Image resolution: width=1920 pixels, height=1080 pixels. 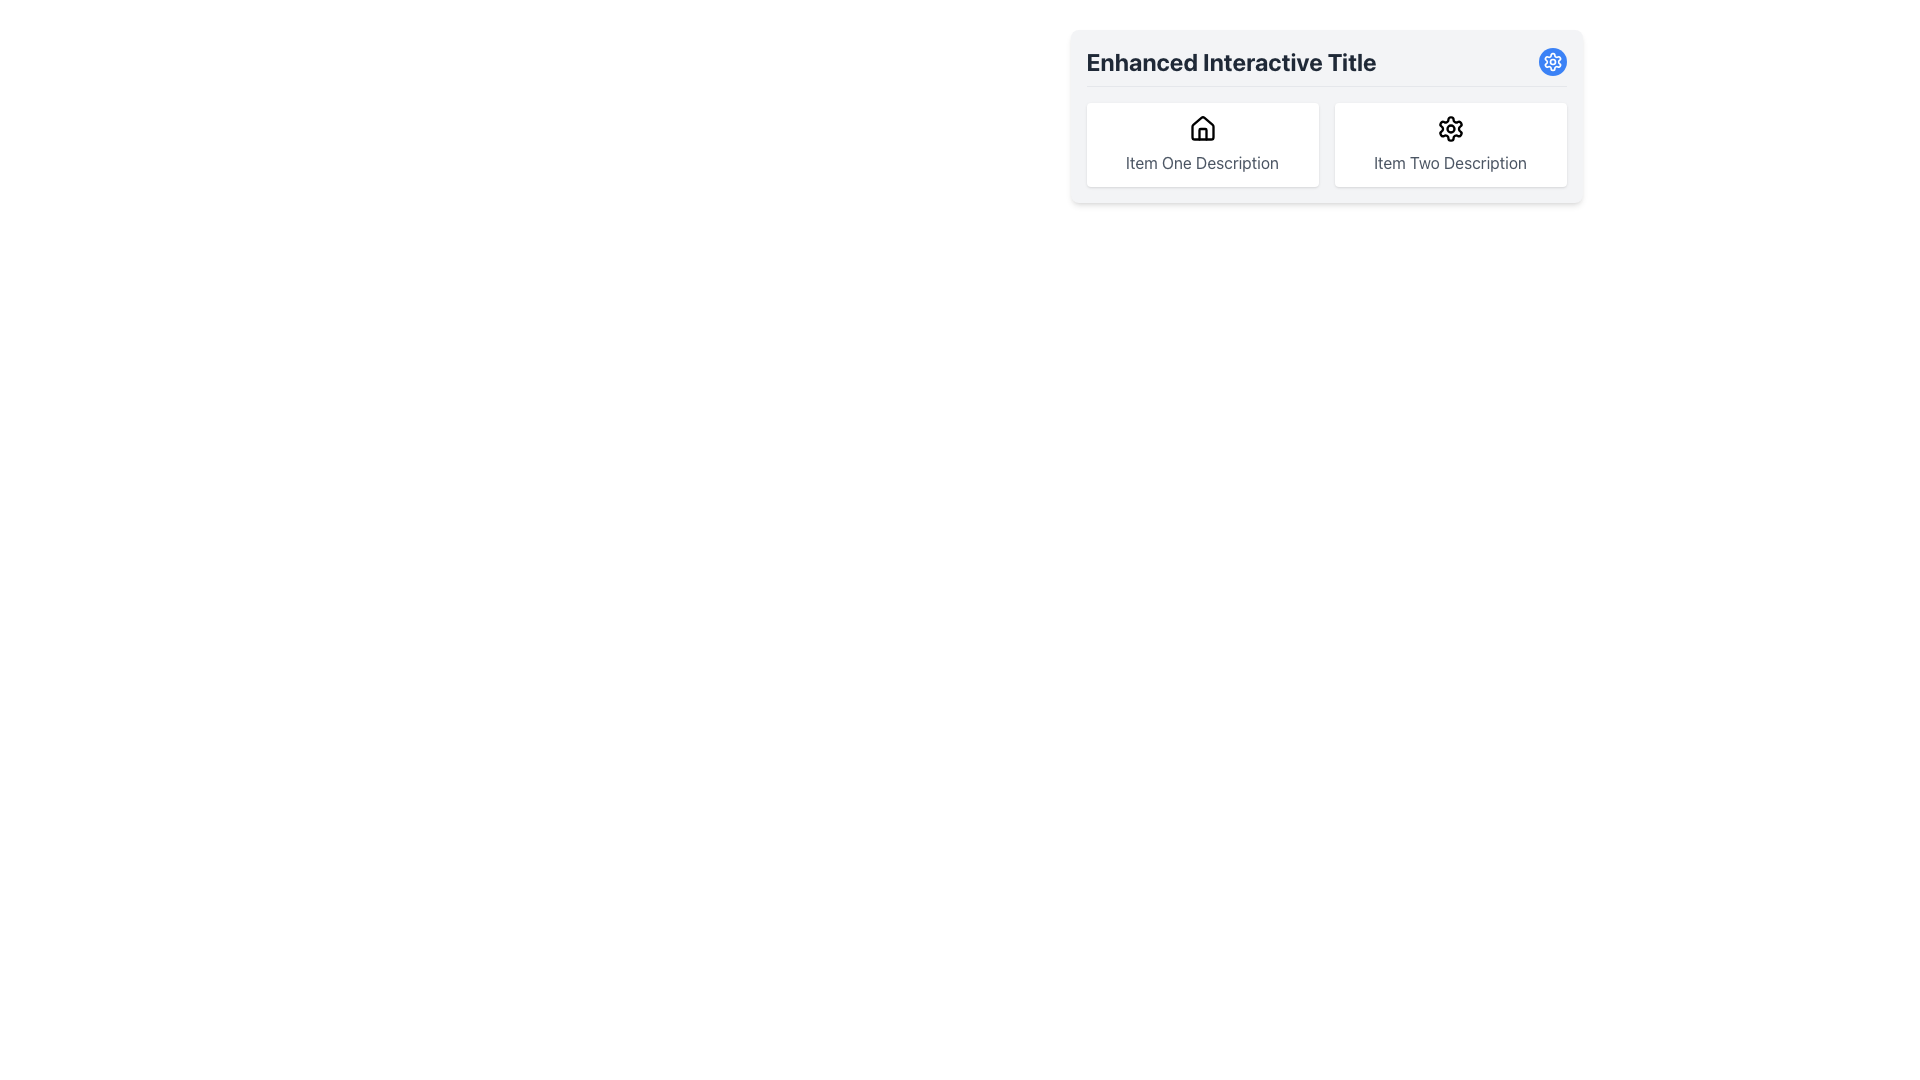 What do you see at coordinates (1201, 128) in the screenshot?
I see `the house icon, which is centrally located above the 'Item One Description' text label within its interactive card` at bounding box center [1201, 128].